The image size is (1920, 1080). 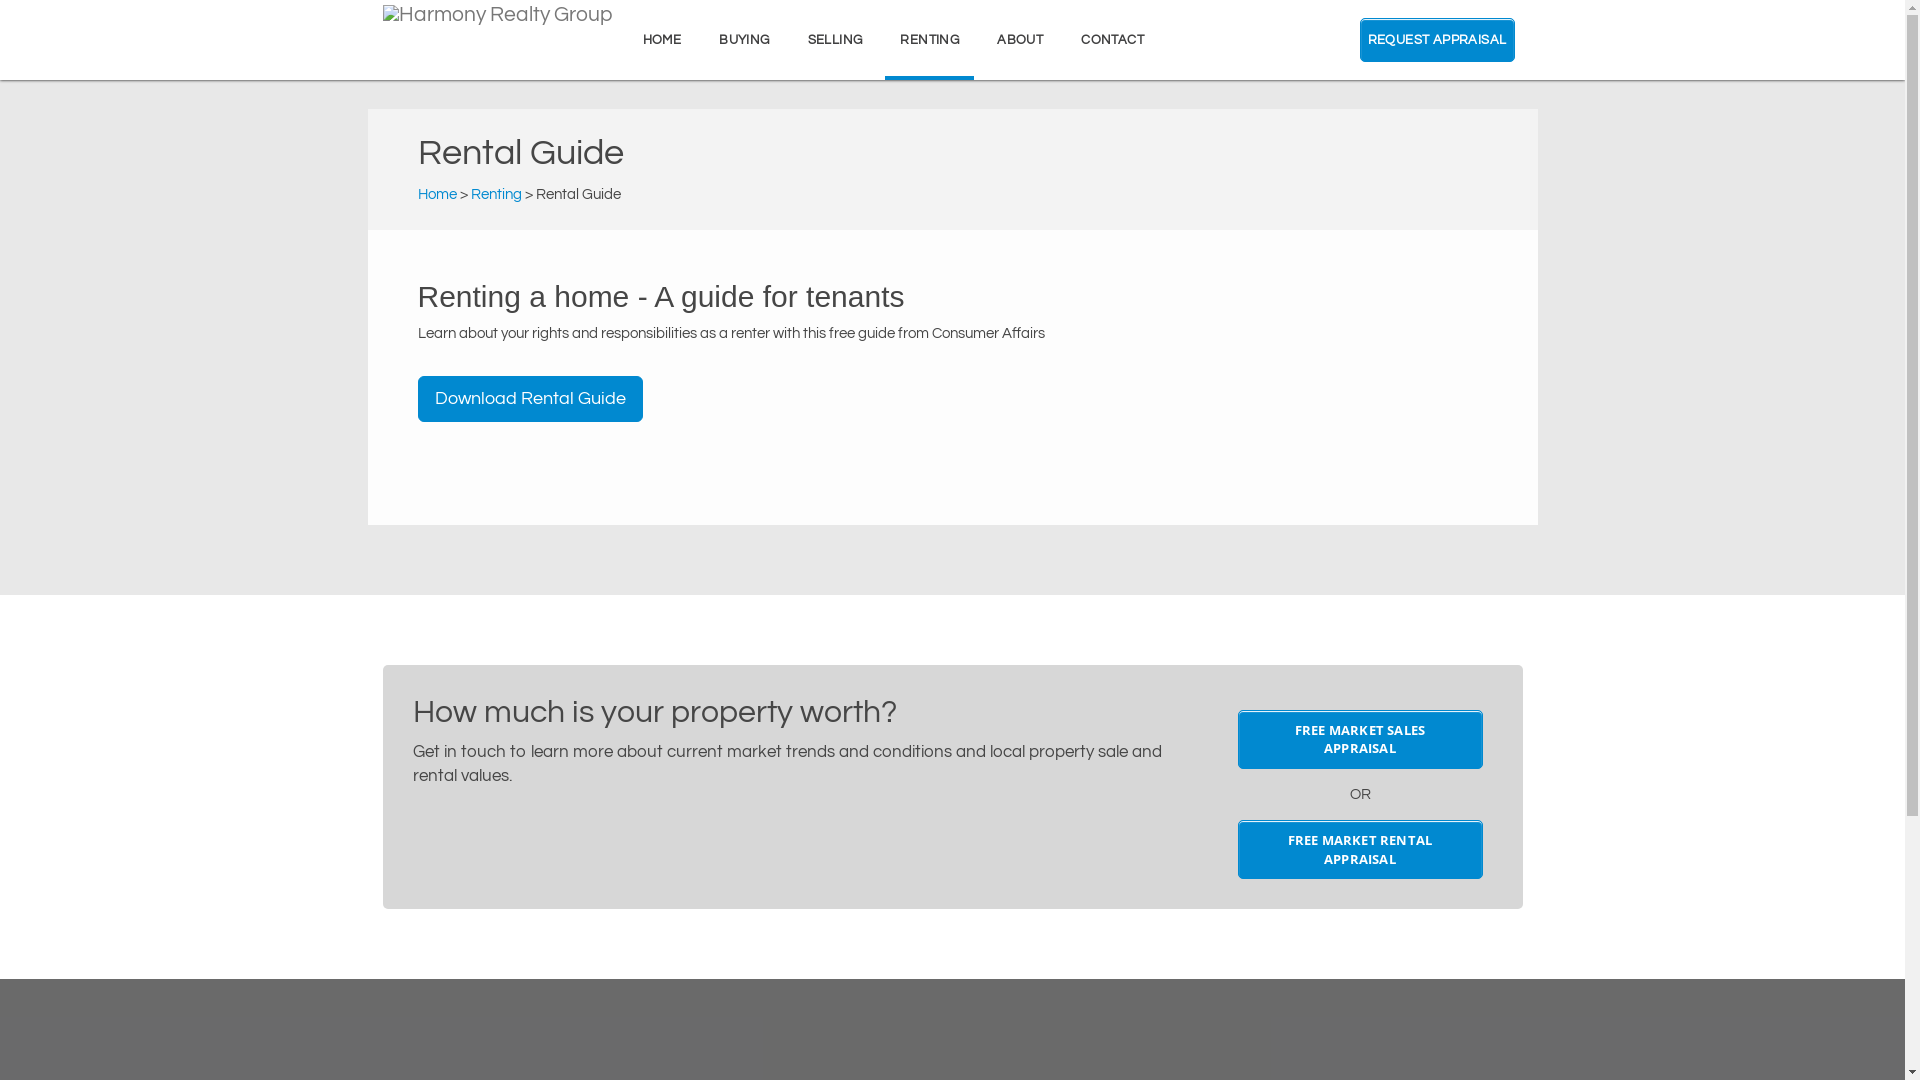 I want to click on 'Home', so click(x=436, y=194).